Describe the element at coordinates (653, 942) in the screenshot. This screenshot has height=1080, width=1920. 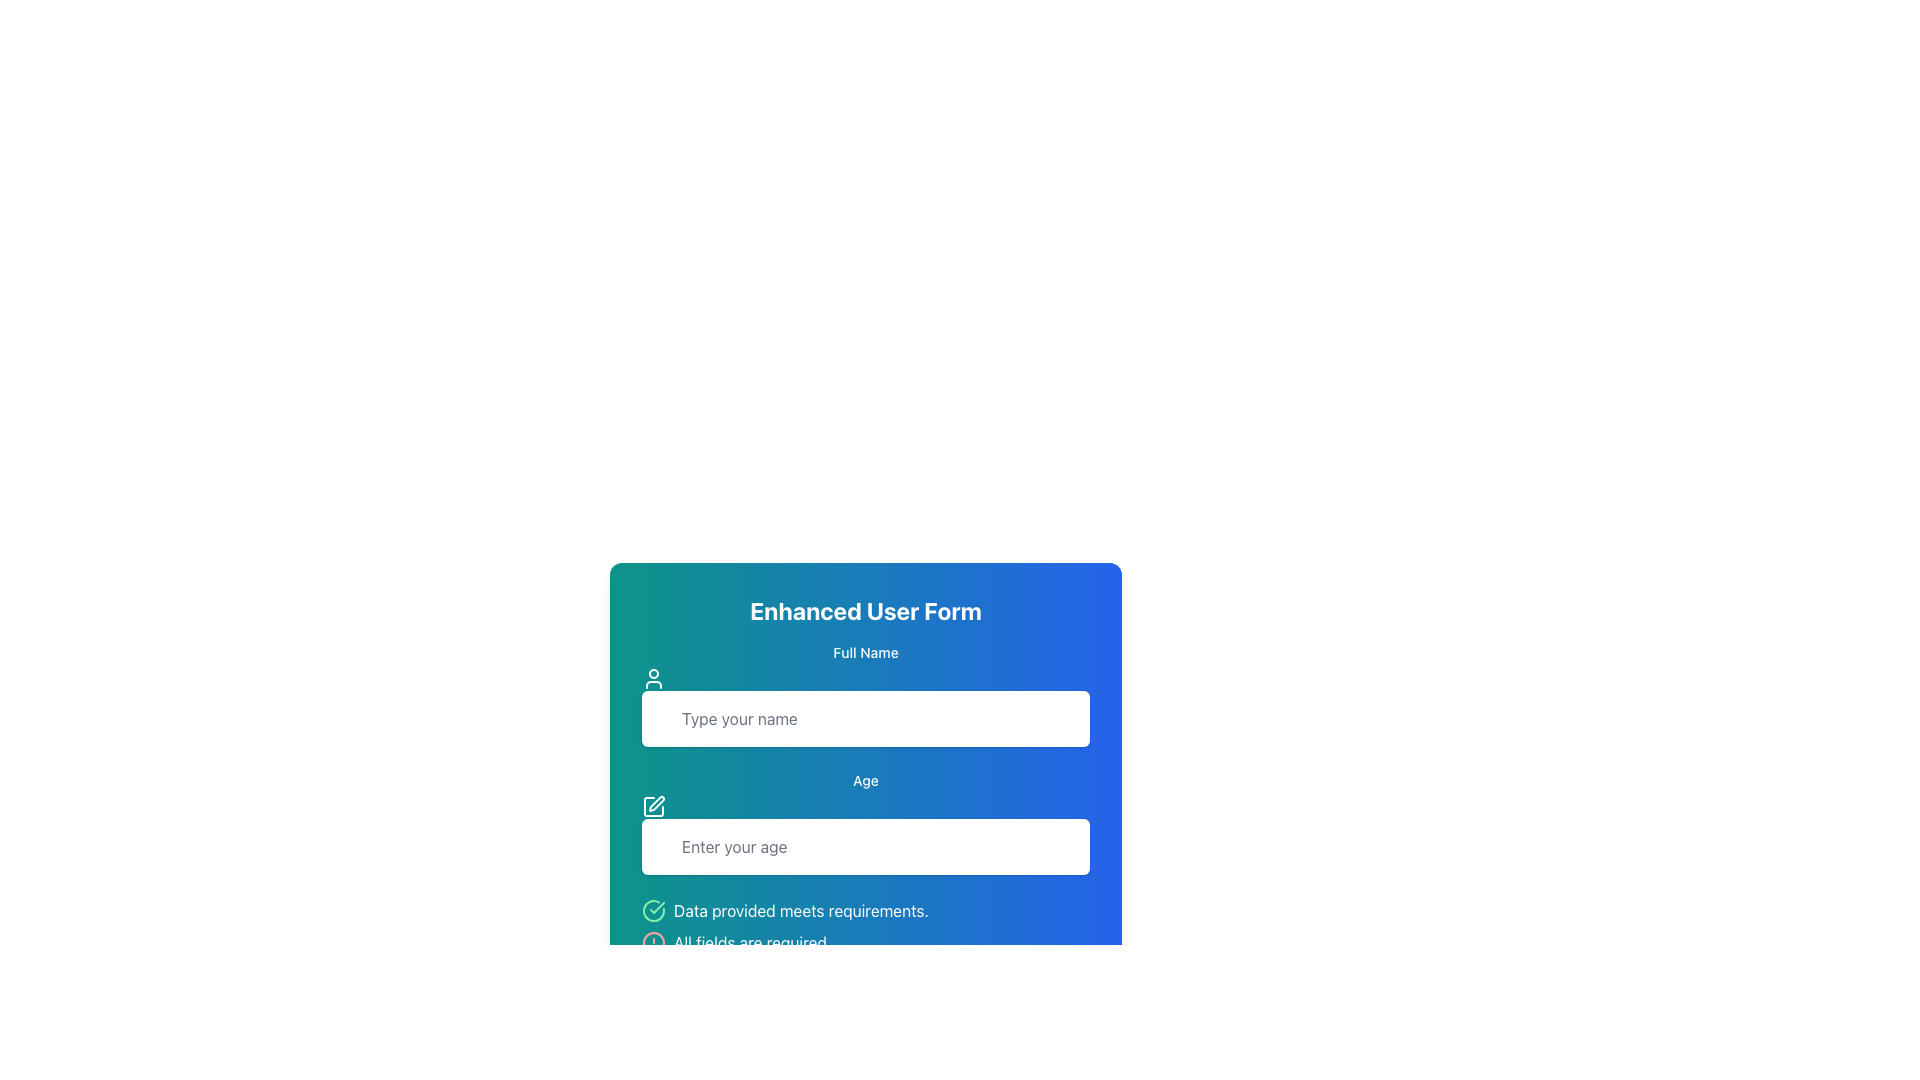
I see `the circular alert icon positioned at the bottom of the form interface, adjacent to the text 'All fields are required'` at that location.